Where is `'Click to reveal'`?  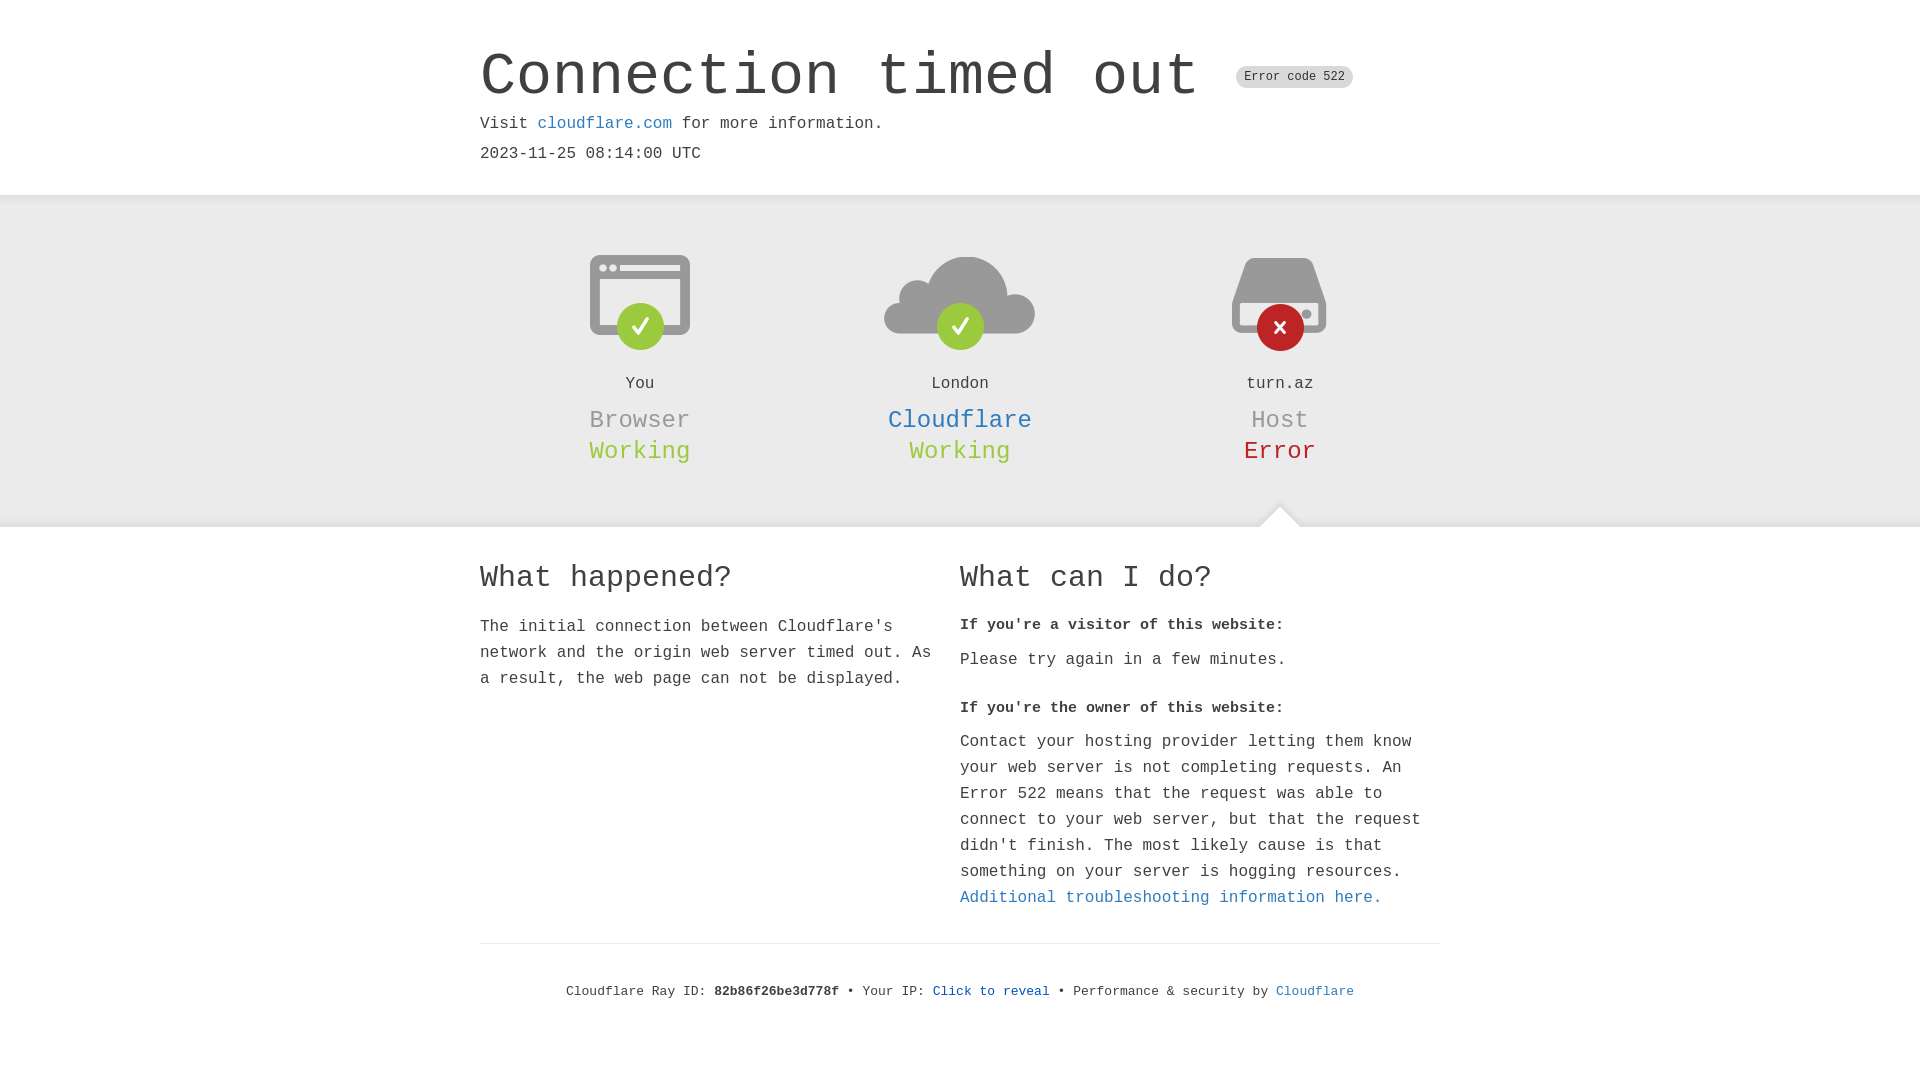 'Click to reveal' is located at coordinates (991, 991).